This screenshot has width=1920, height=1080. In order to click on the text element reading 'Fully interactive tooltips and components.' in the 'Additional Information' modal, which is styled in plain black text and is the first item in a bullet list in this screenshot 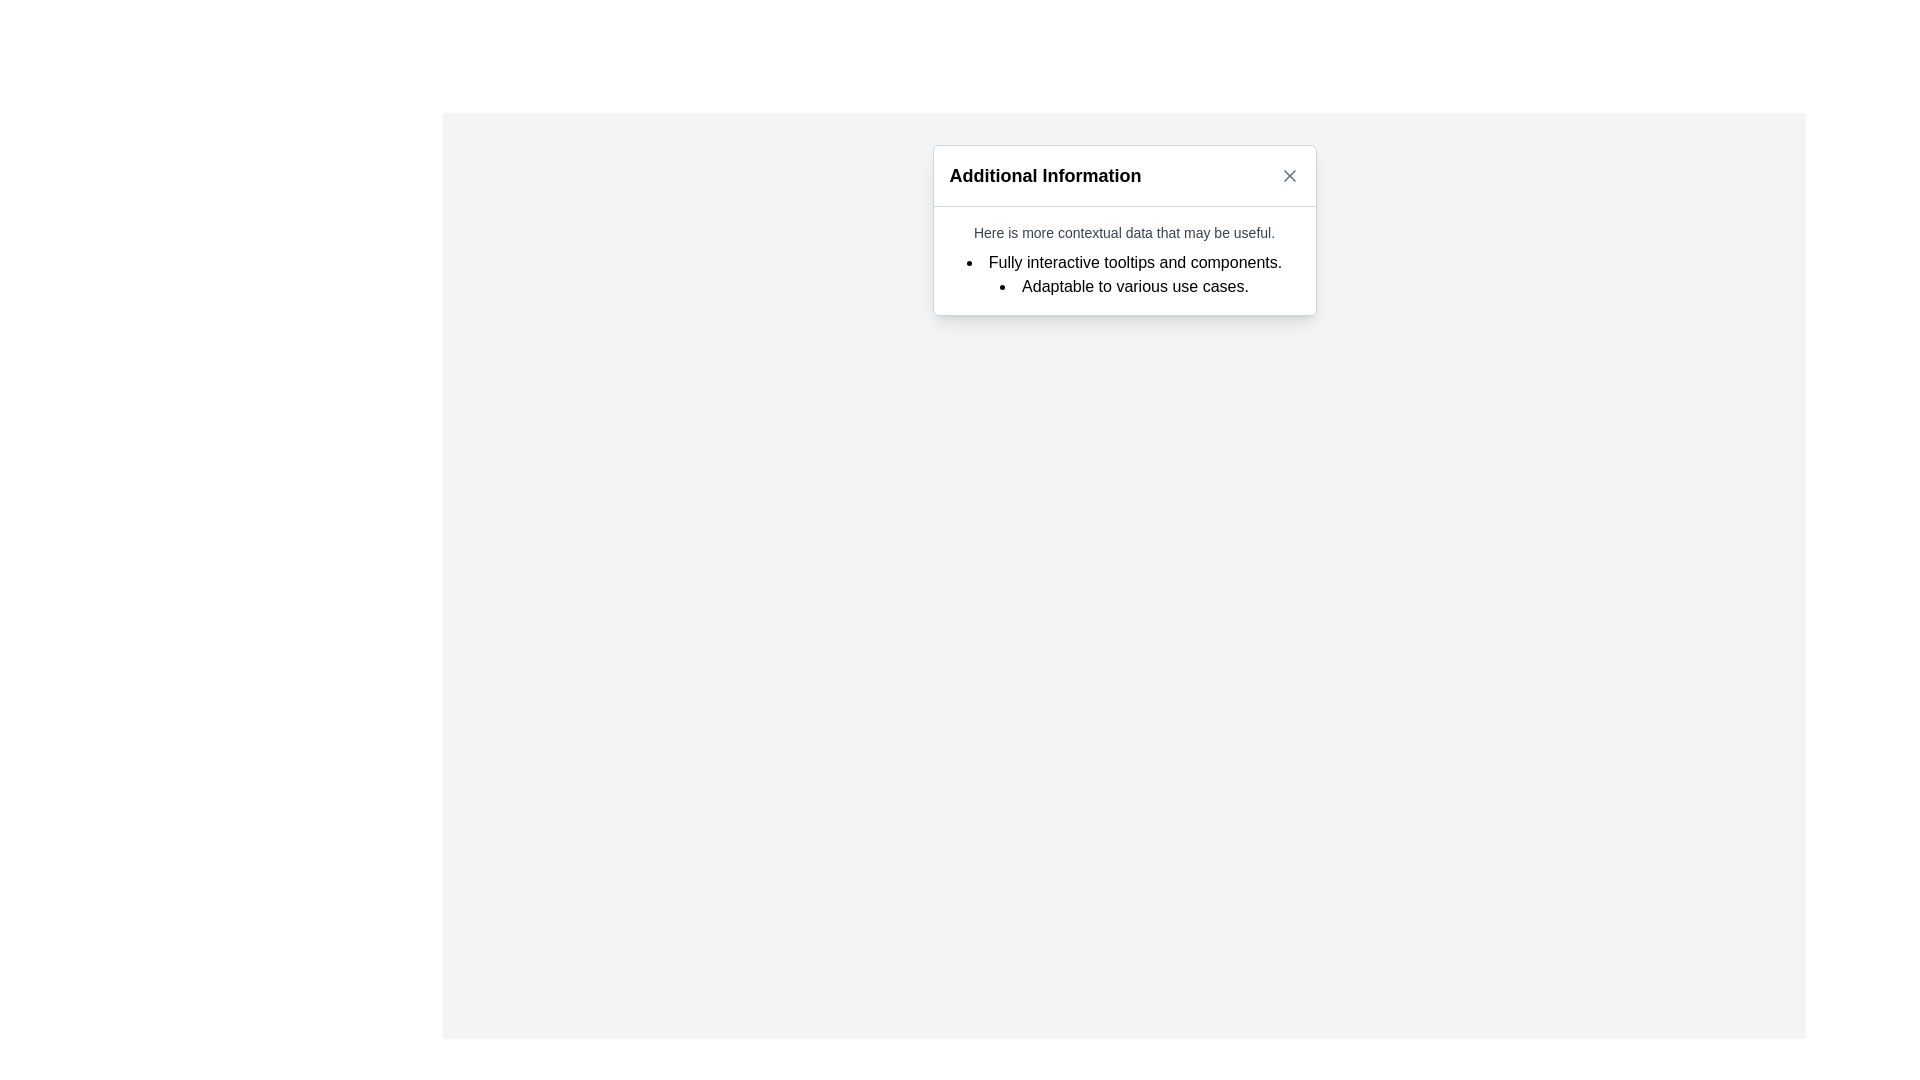, I will do `click(1124, 261)`.